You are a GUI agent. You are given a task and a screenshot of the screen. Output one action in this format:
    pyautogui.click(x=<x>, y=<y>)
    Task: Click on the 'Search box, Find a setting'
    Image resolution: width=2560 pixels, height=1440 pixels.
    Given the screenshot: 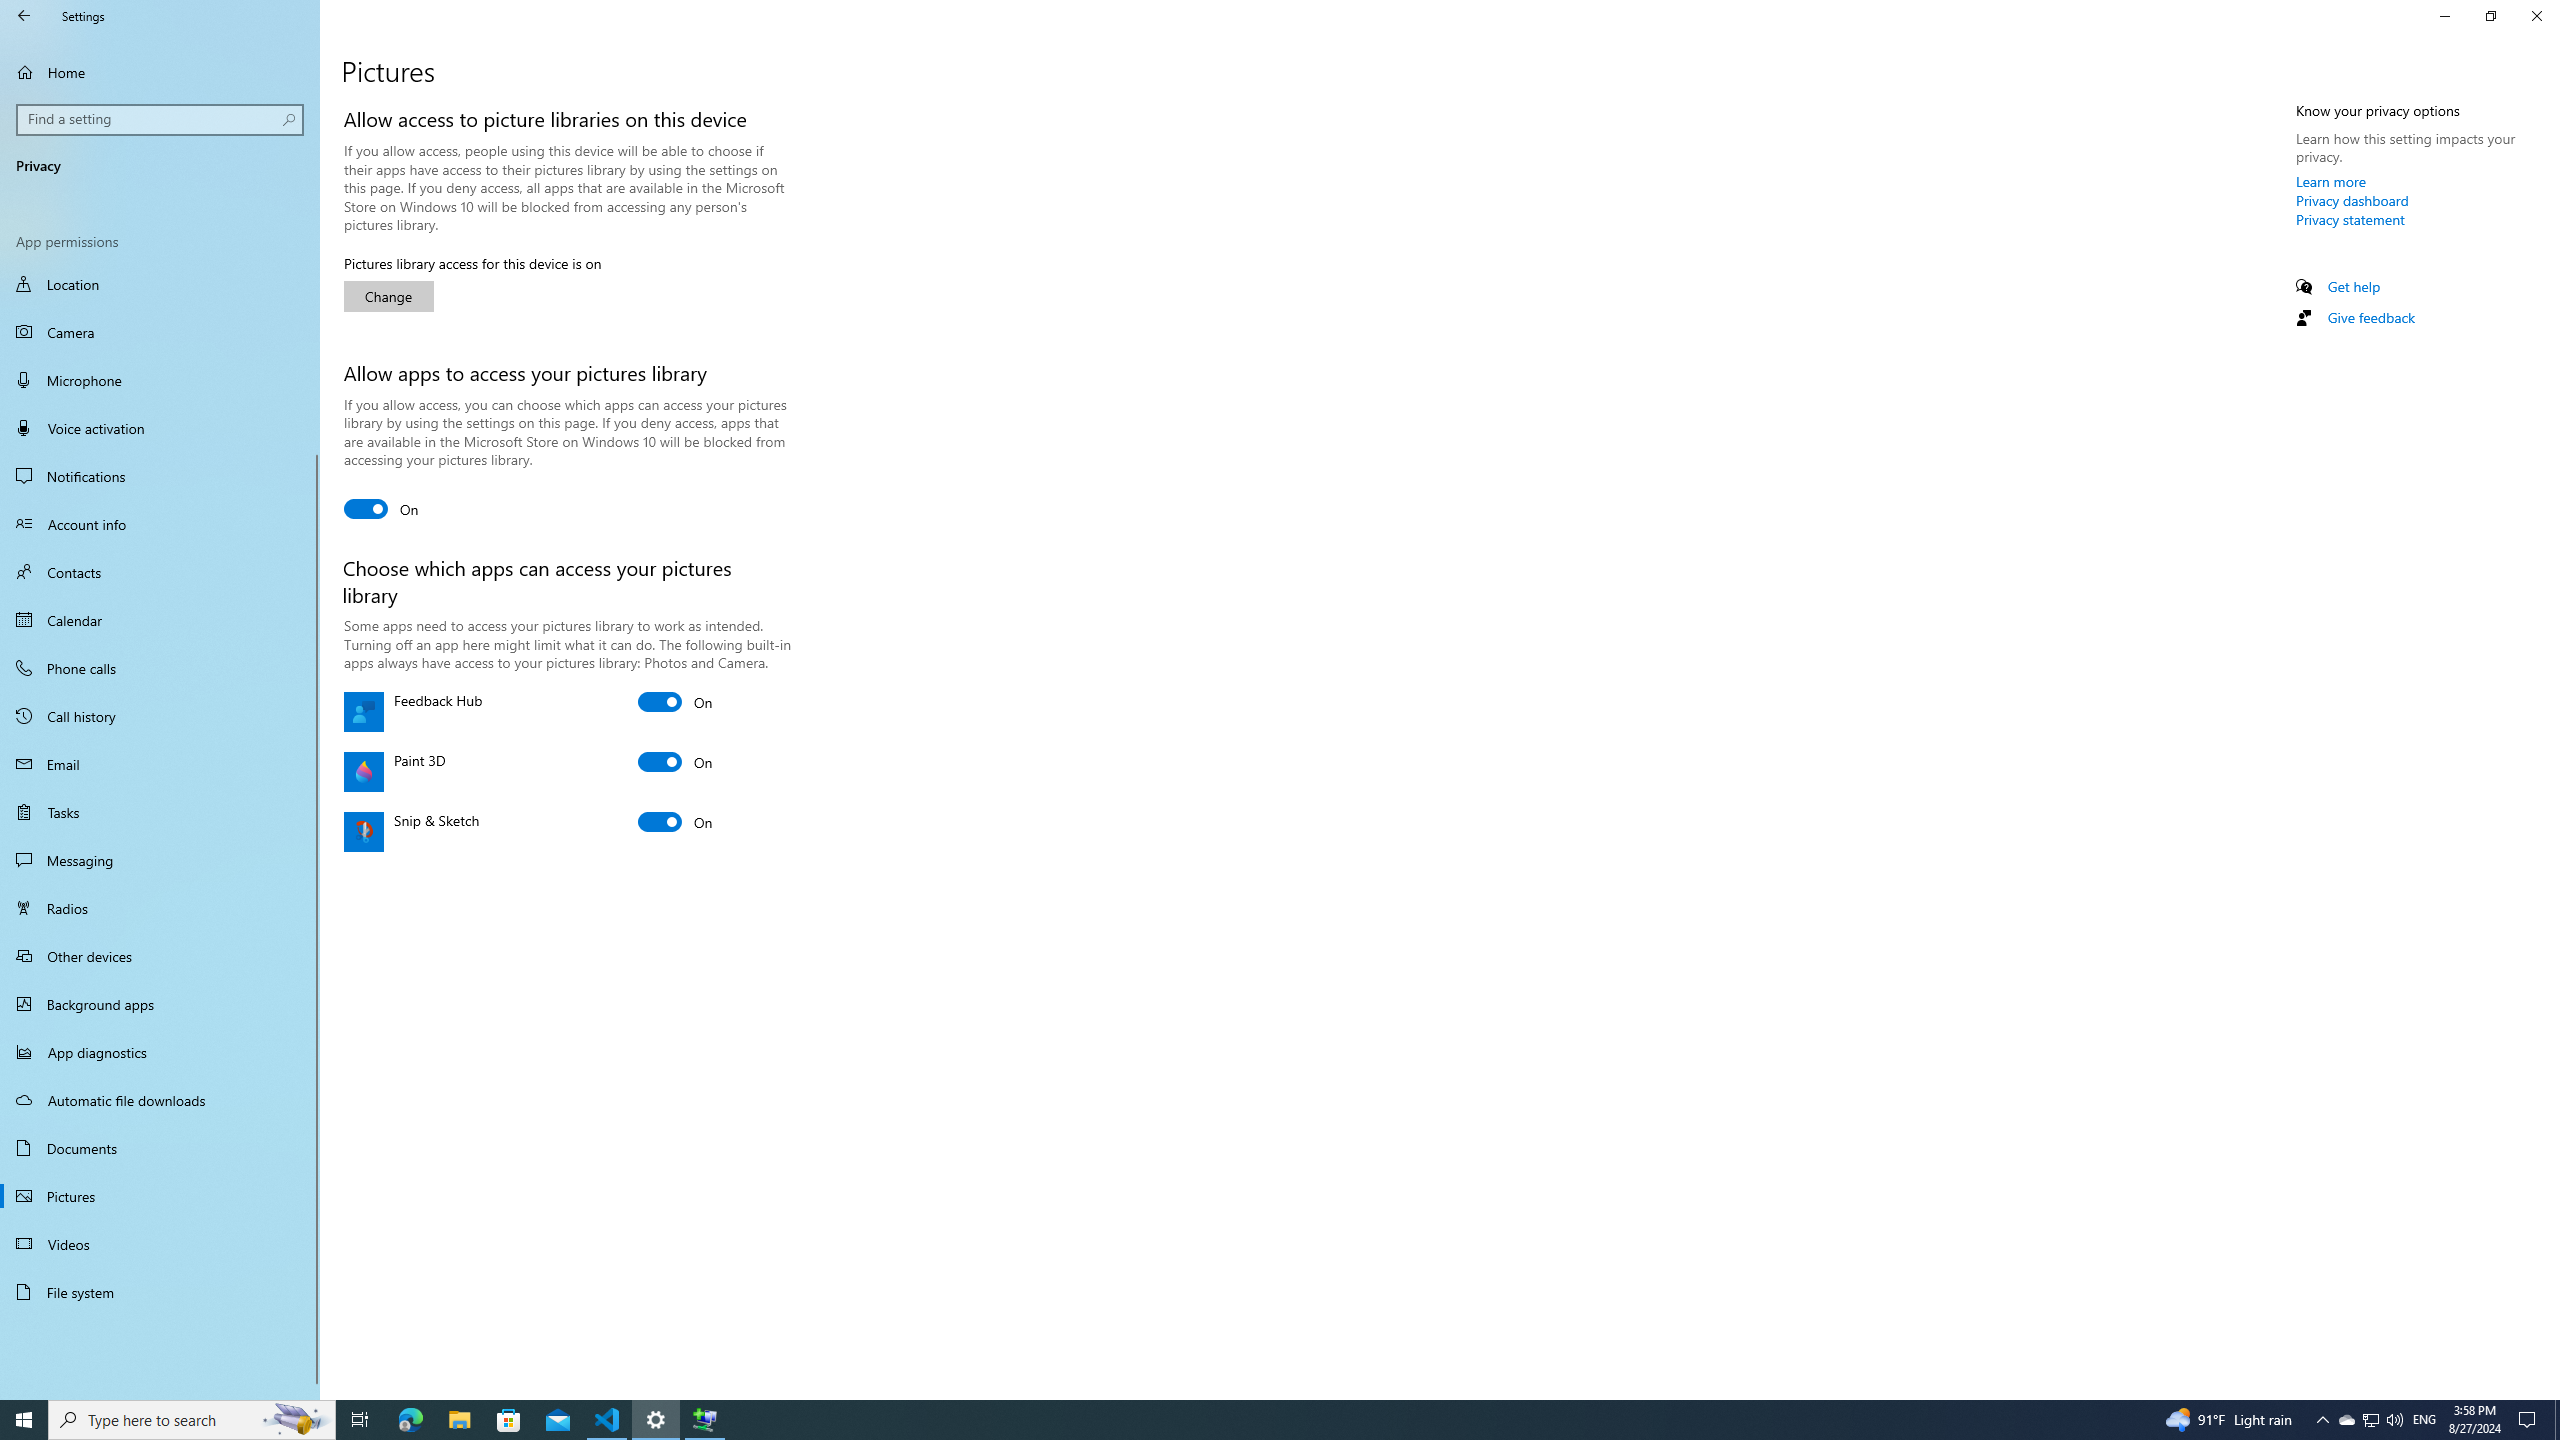 What is the action you would take?
    pyautogui.click(x=160, y=118)
    